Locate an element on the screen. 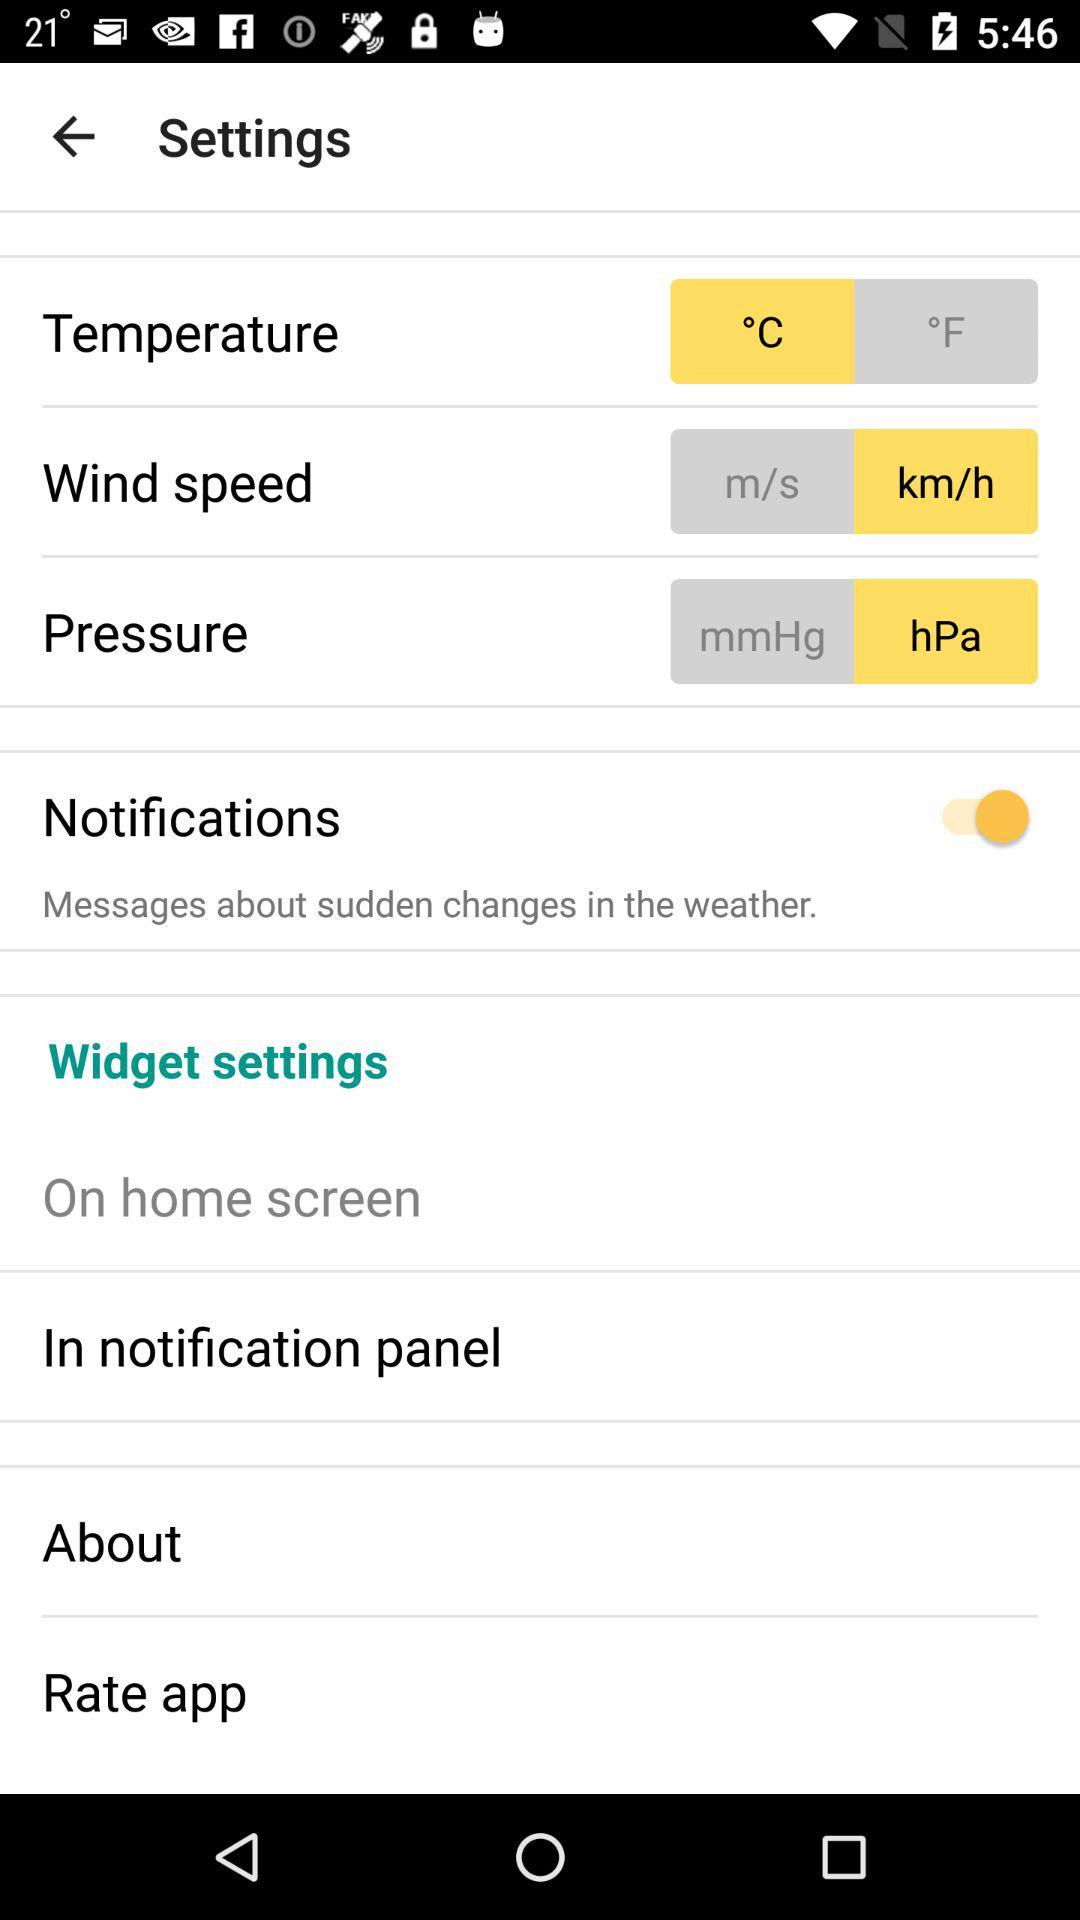 The height and width of the screenshot is (1920, 1080). item next to the temperature icon is located at coordinates (854, 331).